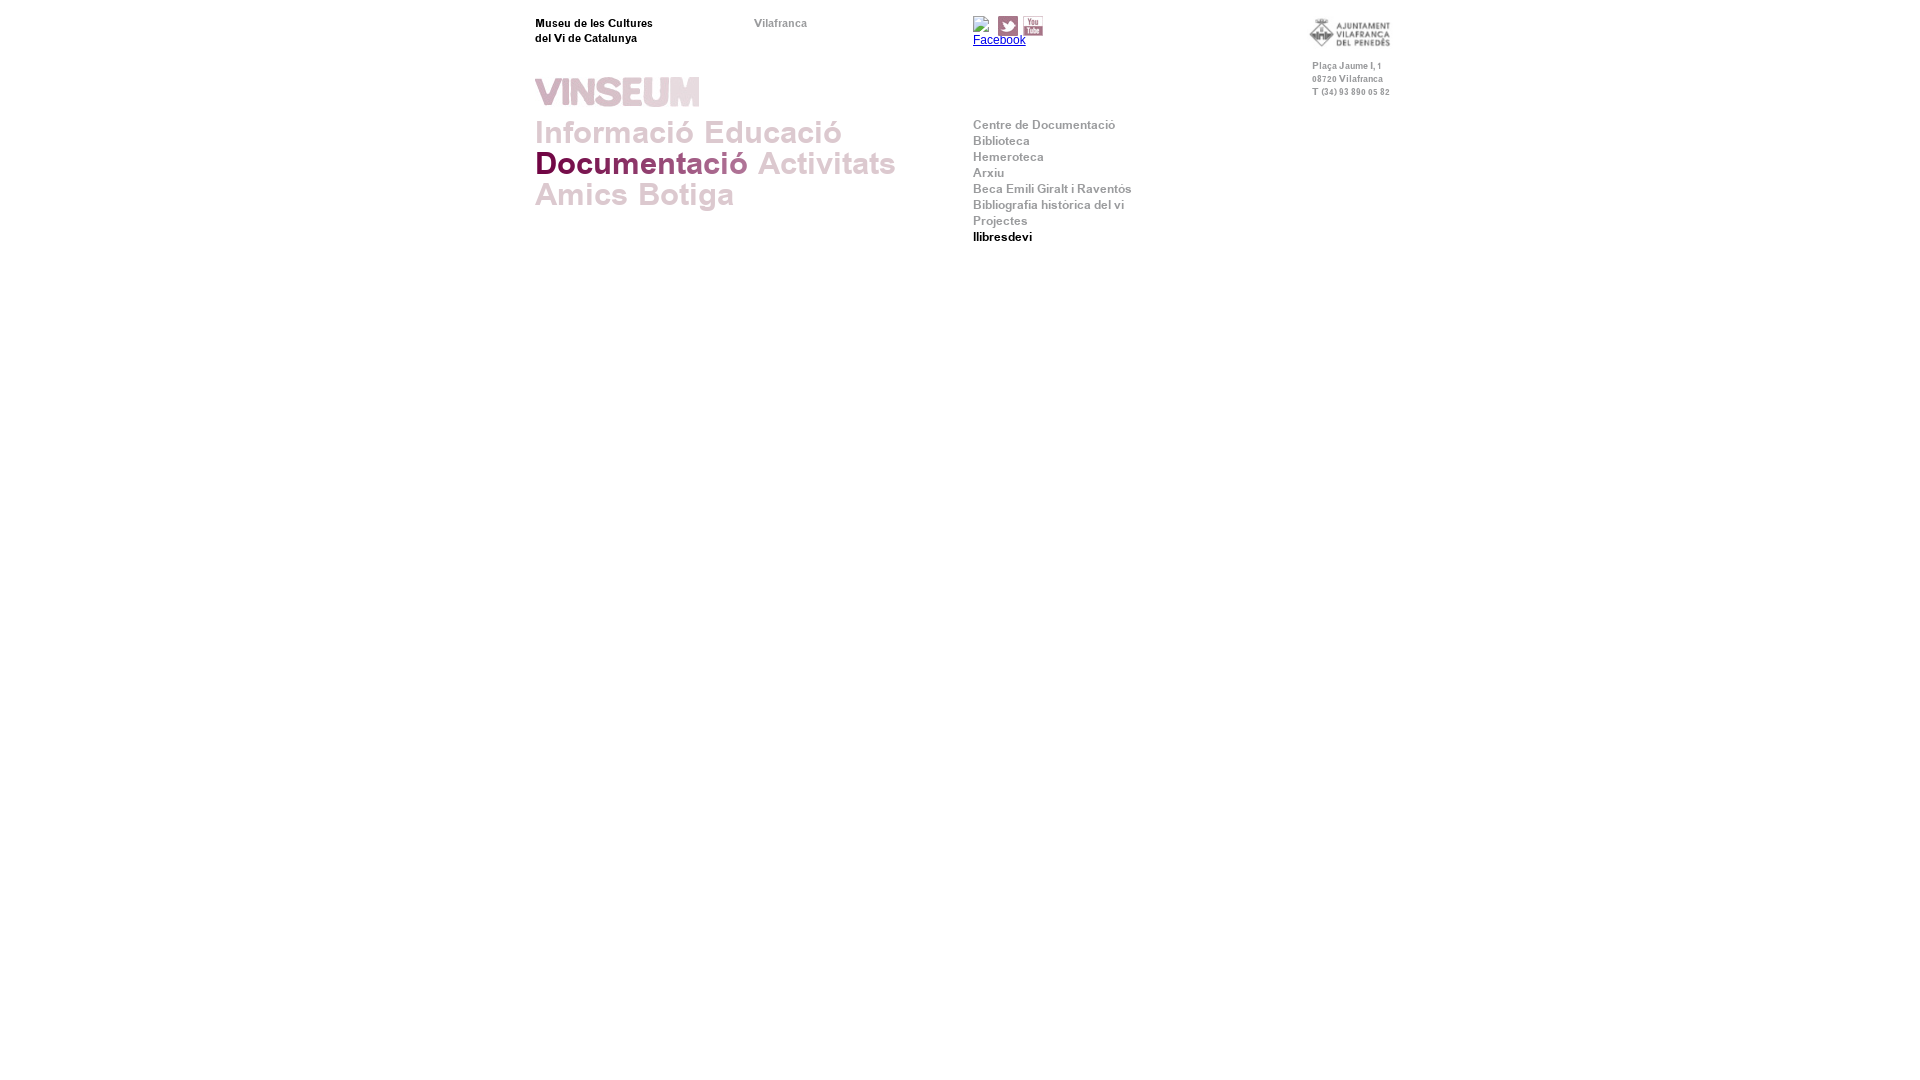 The image size is (1920, 1080). I want to click on 'Botiga', so click(637, 194).